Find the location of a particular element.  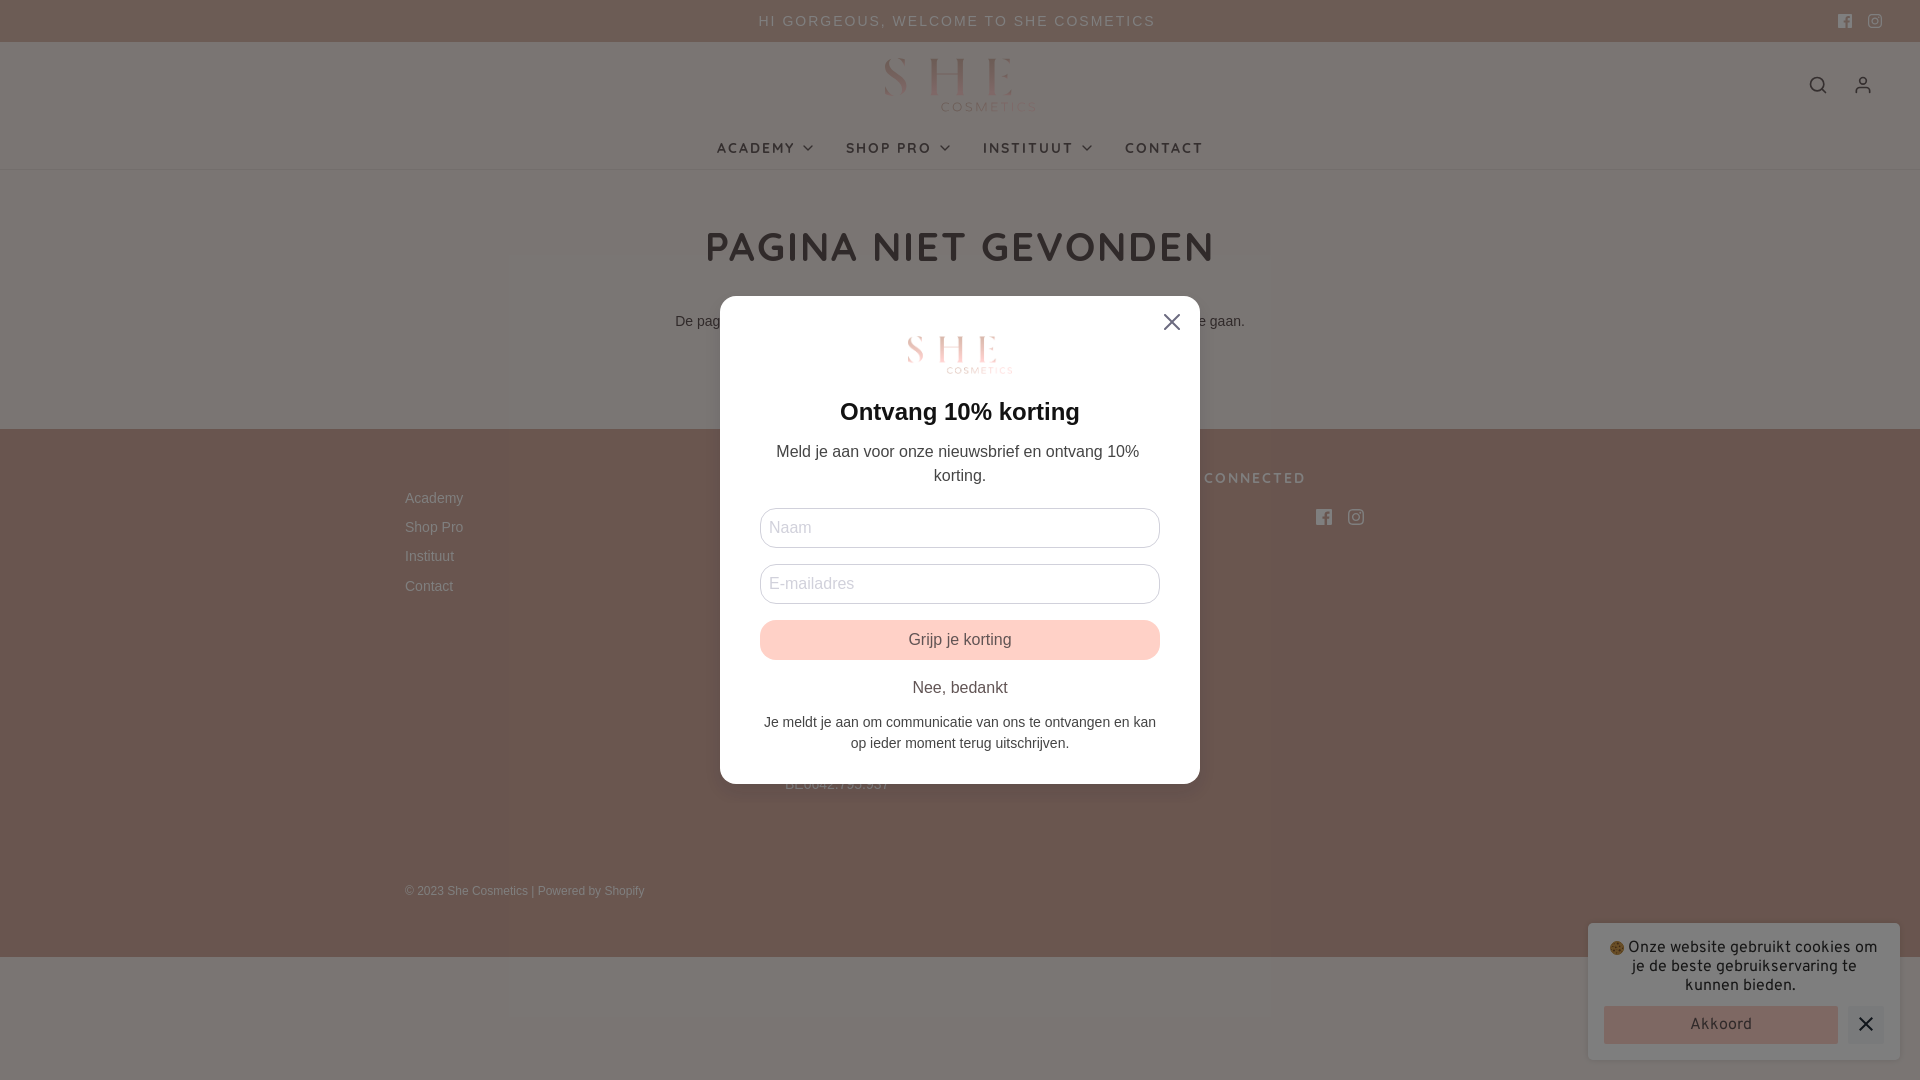

'Contact' is located at coordinates (427, 588).